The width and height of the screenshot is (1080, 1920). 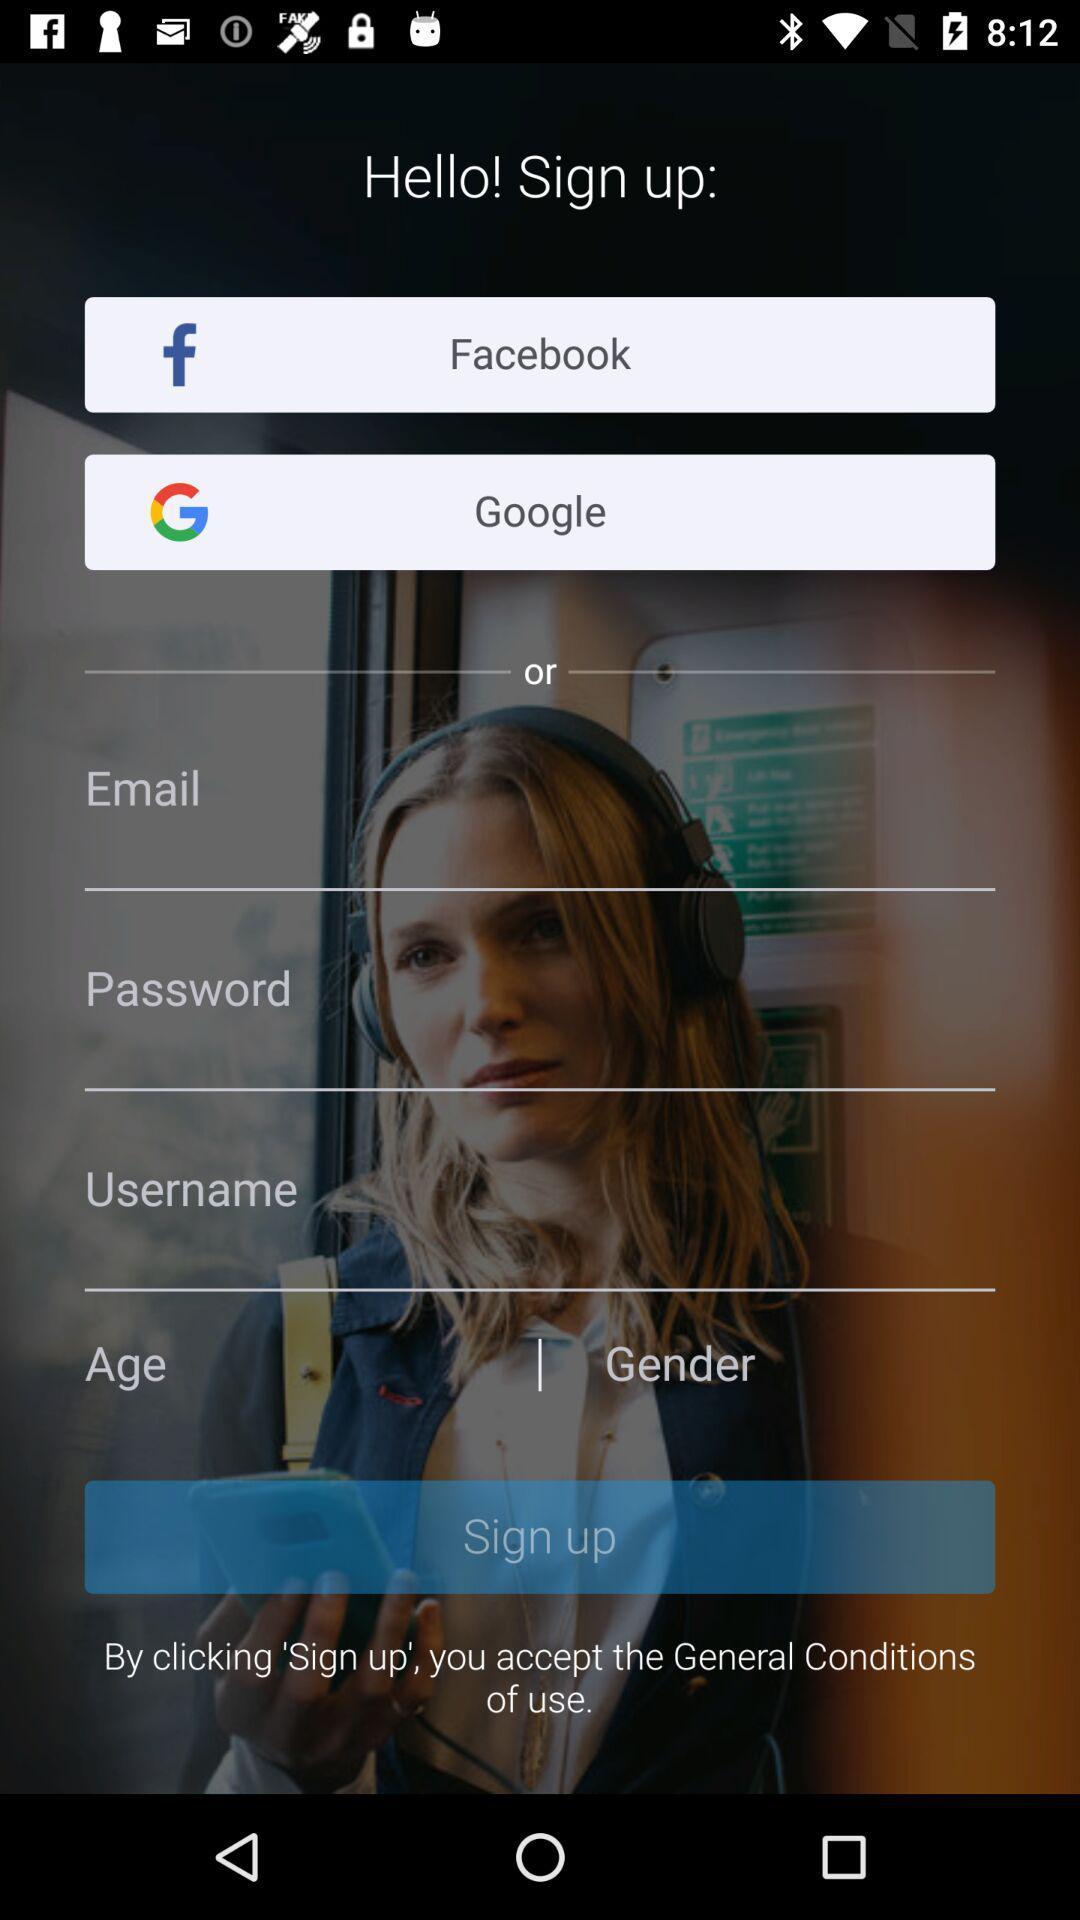 I want to click on write your email, so click(x=540, y=788).